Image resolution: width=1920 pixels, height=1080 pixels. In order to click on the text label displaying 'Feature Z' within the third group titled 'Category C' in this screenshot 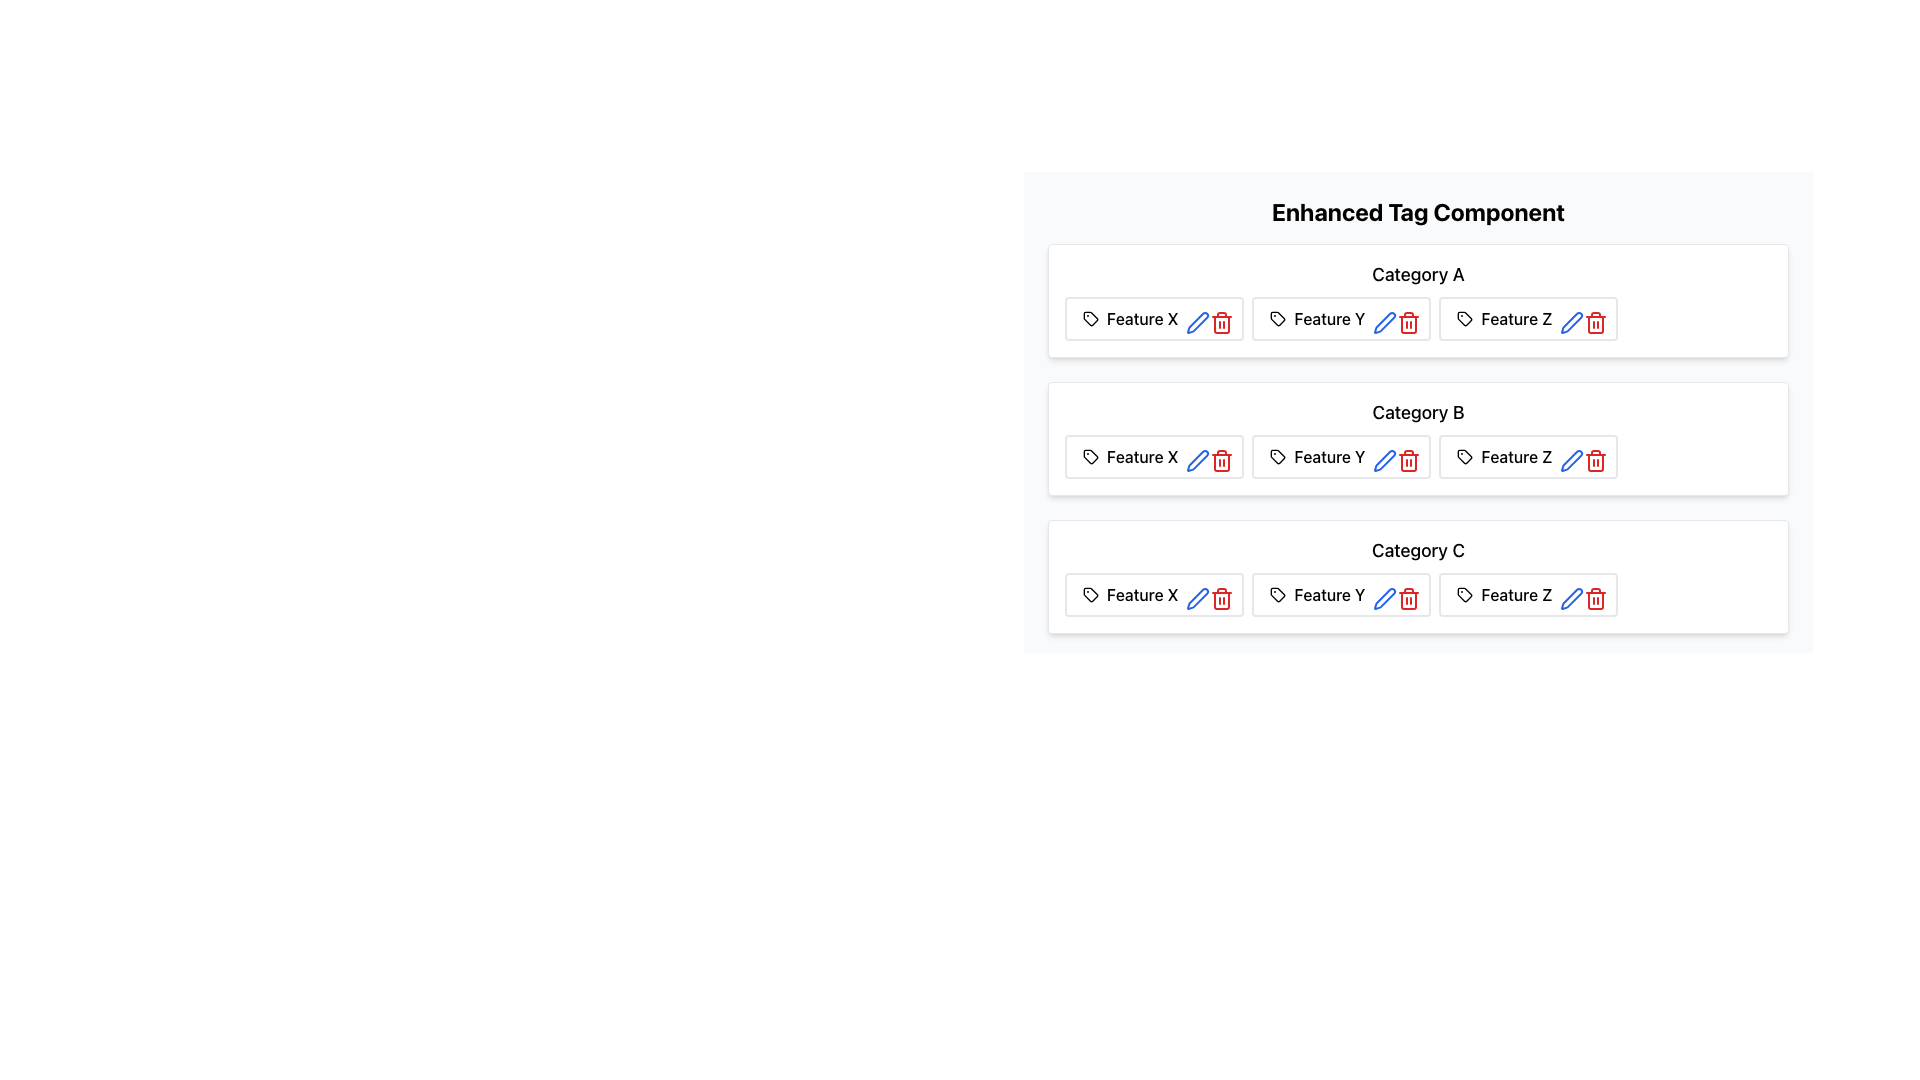, I will do `click(1516, 593)`.